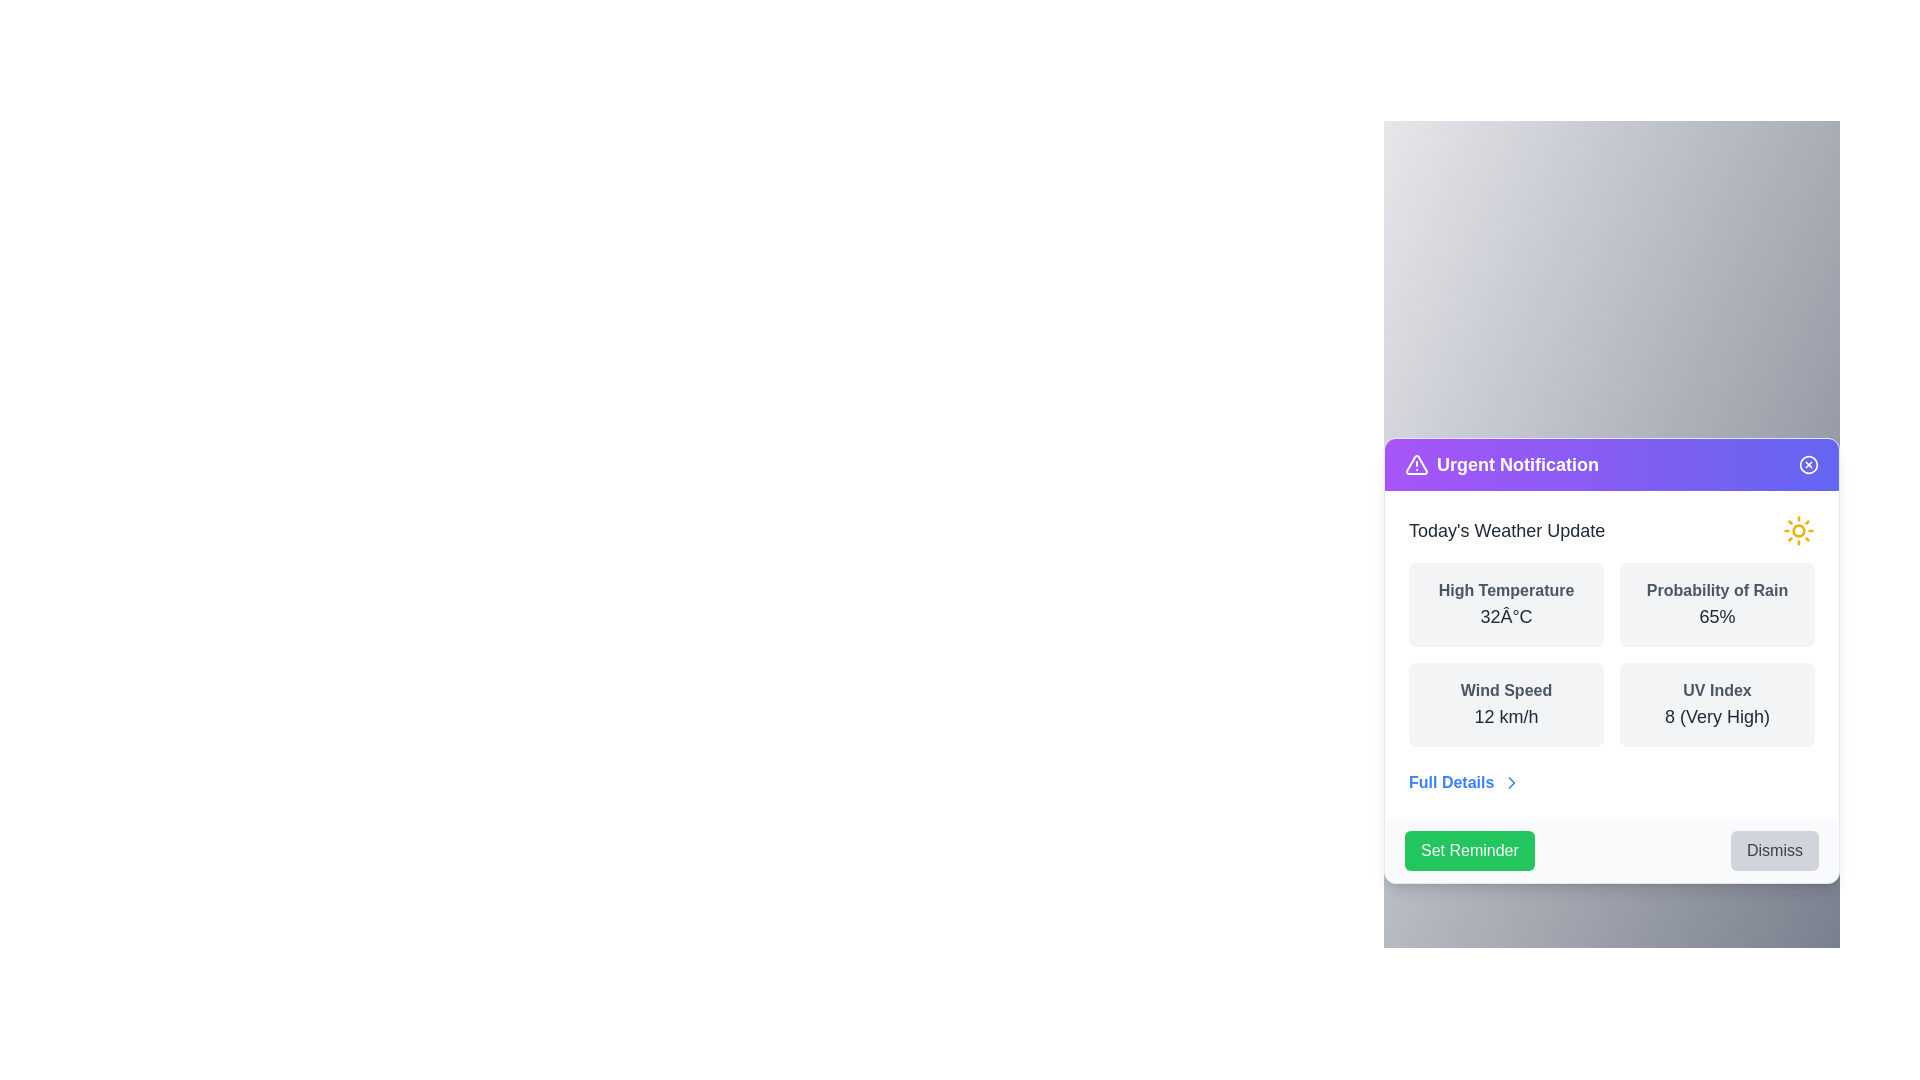  Describe the element at coordinates (1506, 704) in the screenshot. I see `the informational display card that shows wind speed, located in the bottom-left quadrant of the grid layout, specifically the third card below the 'High Temperature' card and to the left of the 'UV Index' card` at that location.